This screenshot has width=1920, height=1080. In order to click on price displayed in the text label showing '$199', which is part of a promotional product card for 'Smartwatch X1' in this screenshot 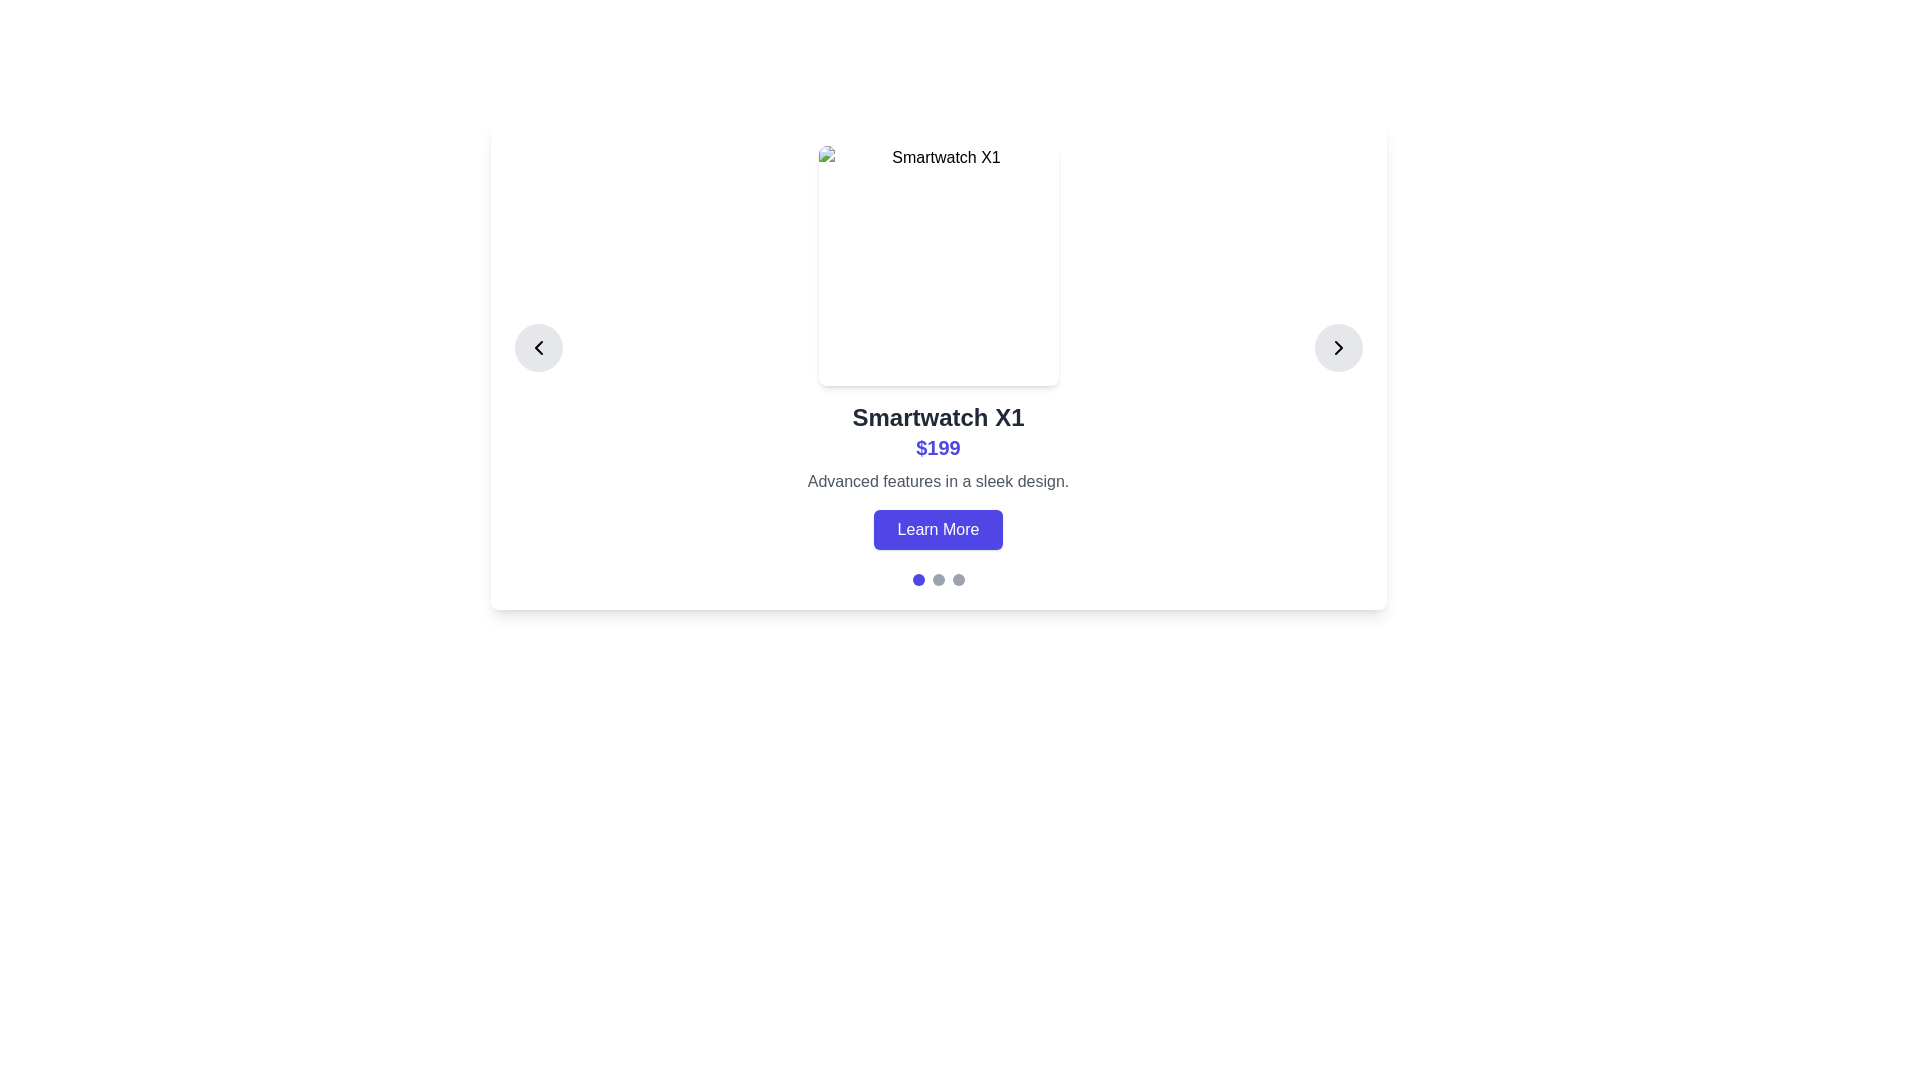, I will do `click(937, 446)`.